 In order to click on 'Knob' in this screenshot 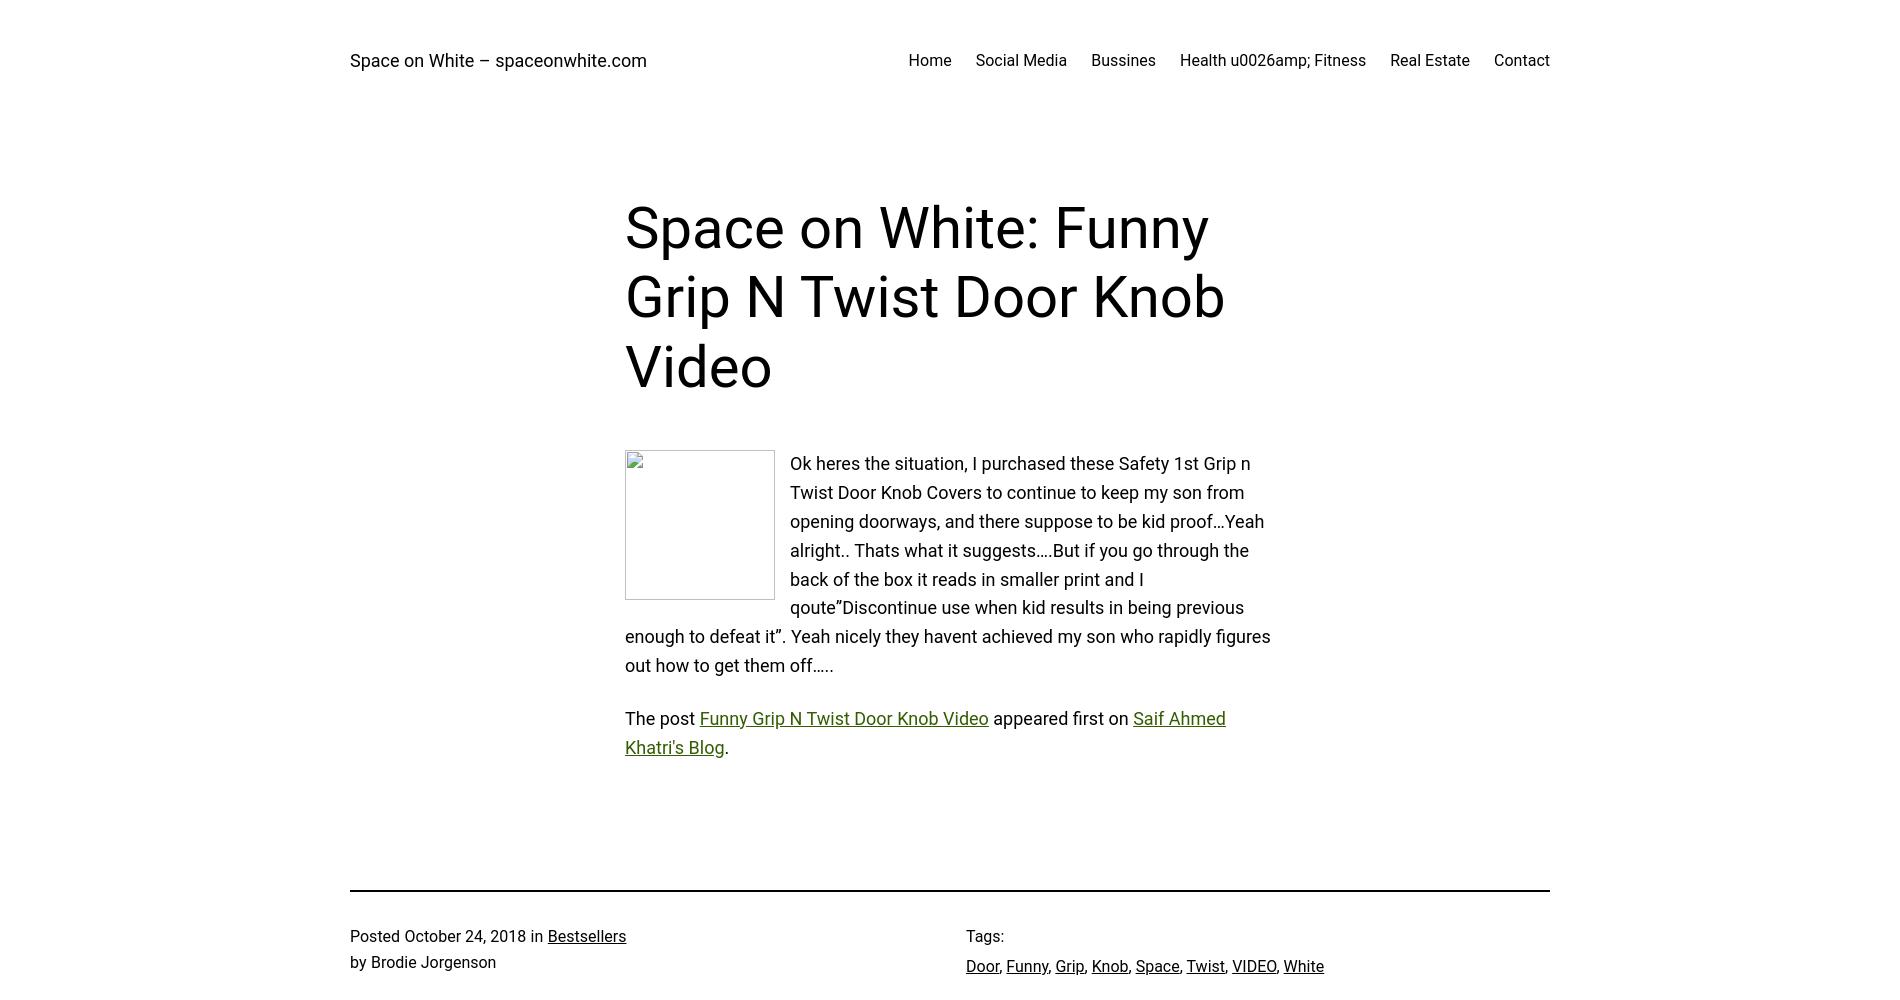, I will do `click(1109, 965)`.